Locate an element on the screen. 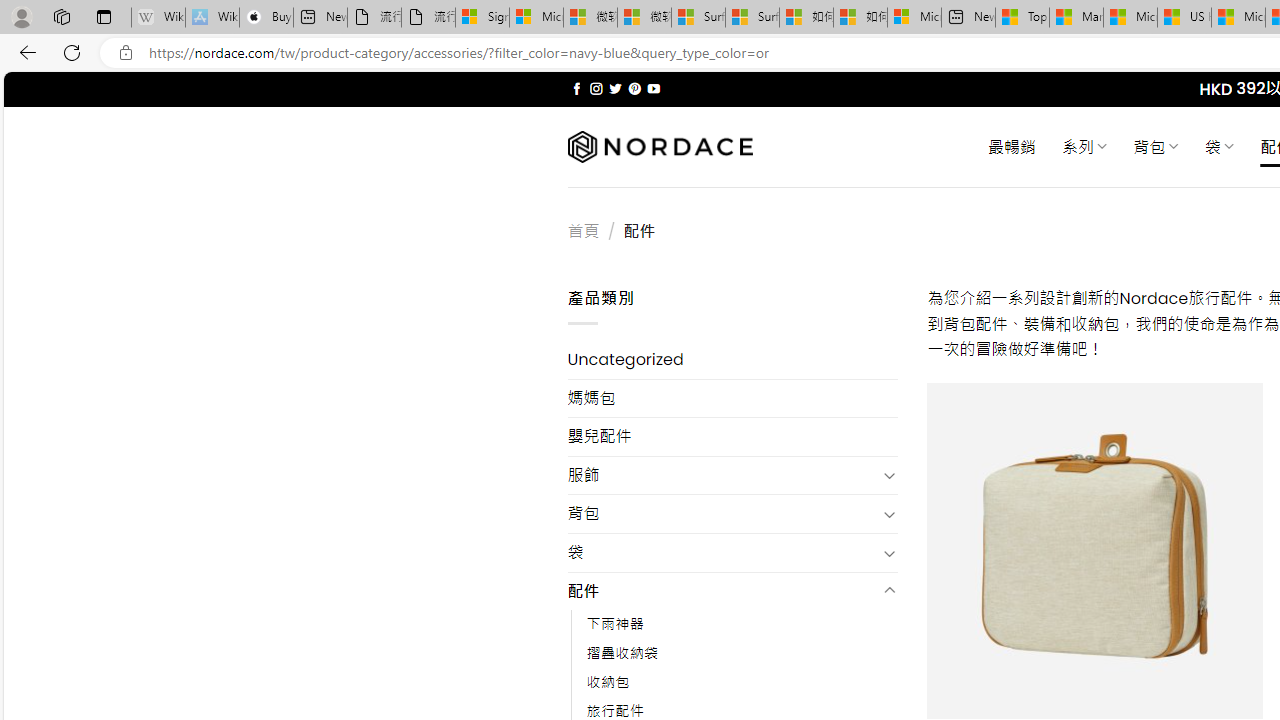 This screenshot has width=1280, height=720. 'US Heat Deaths Soared To Record High Last Year' is located at coordinates (1184, 17).